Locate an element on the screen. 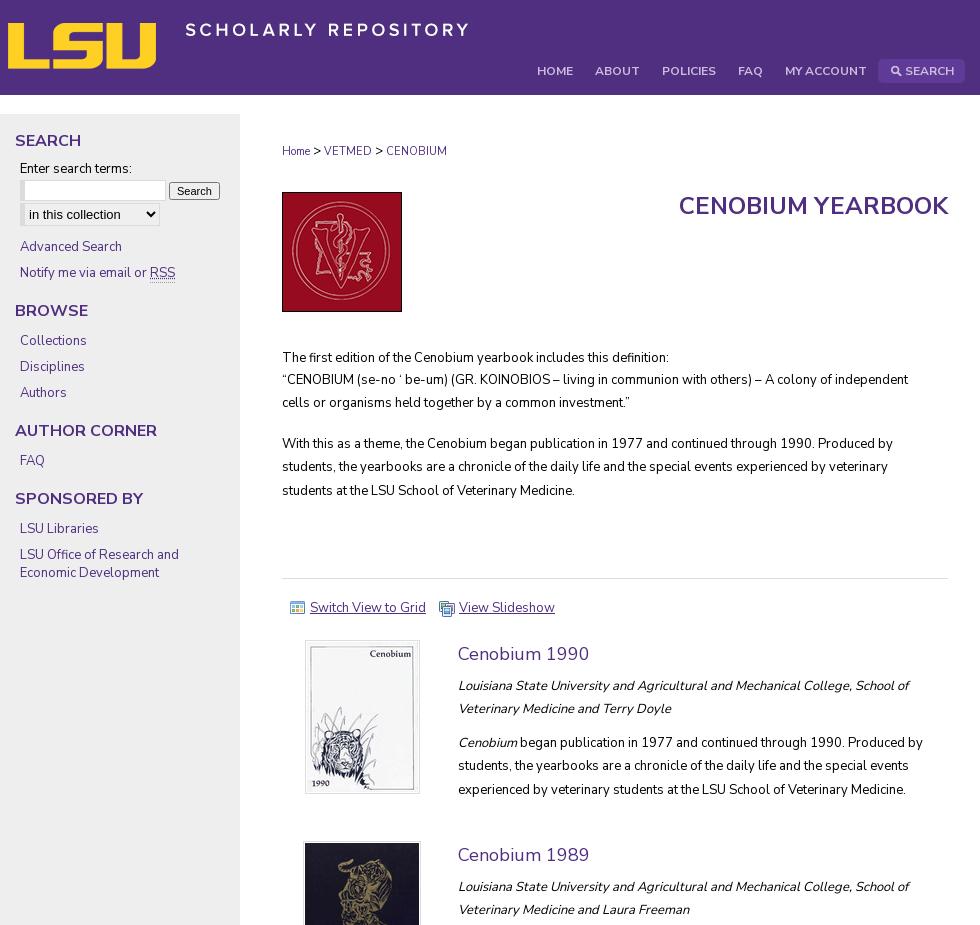  'Switch View to Grid' is located at coordinates (367, 606).